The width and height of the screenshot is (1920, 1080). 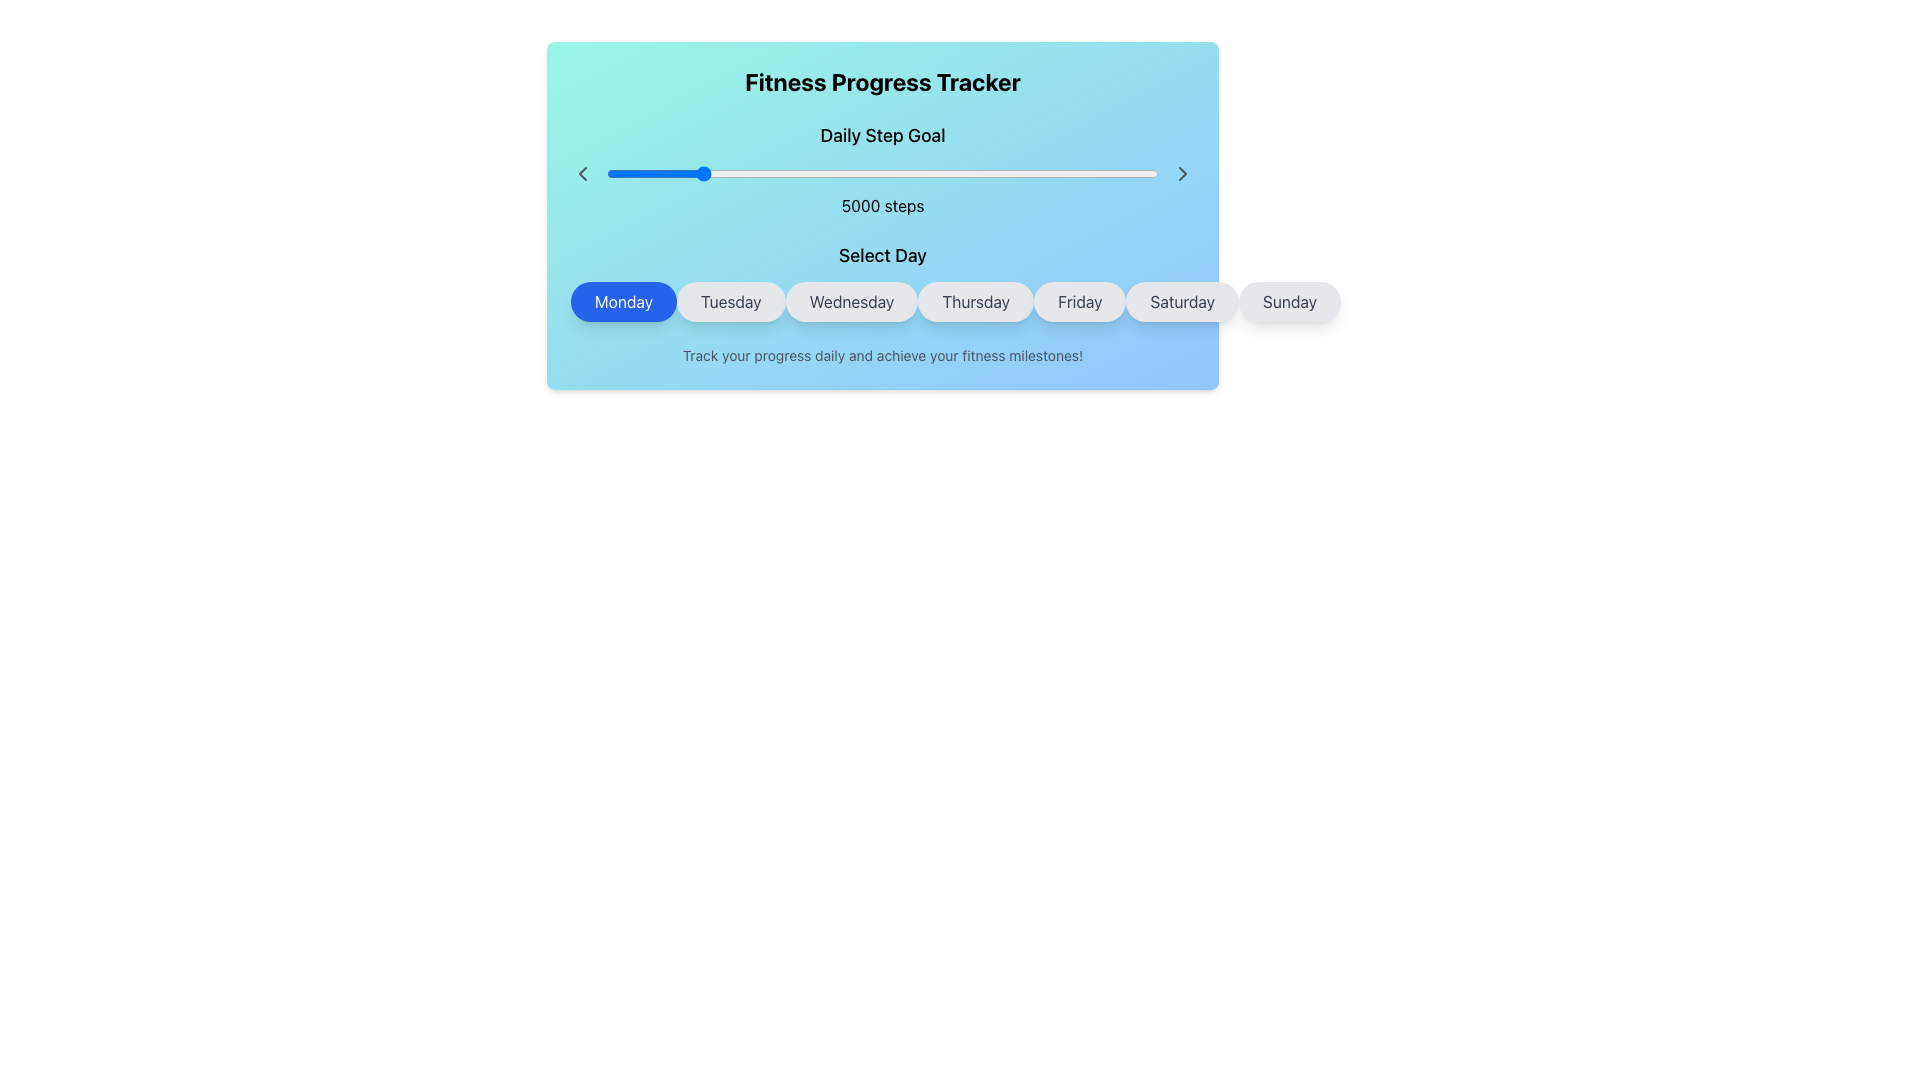 I want to click on the text element displaying '5000 steps', which is centered below the slider component in the 'Daily Step Goal' group, so click(x=882, y=205).